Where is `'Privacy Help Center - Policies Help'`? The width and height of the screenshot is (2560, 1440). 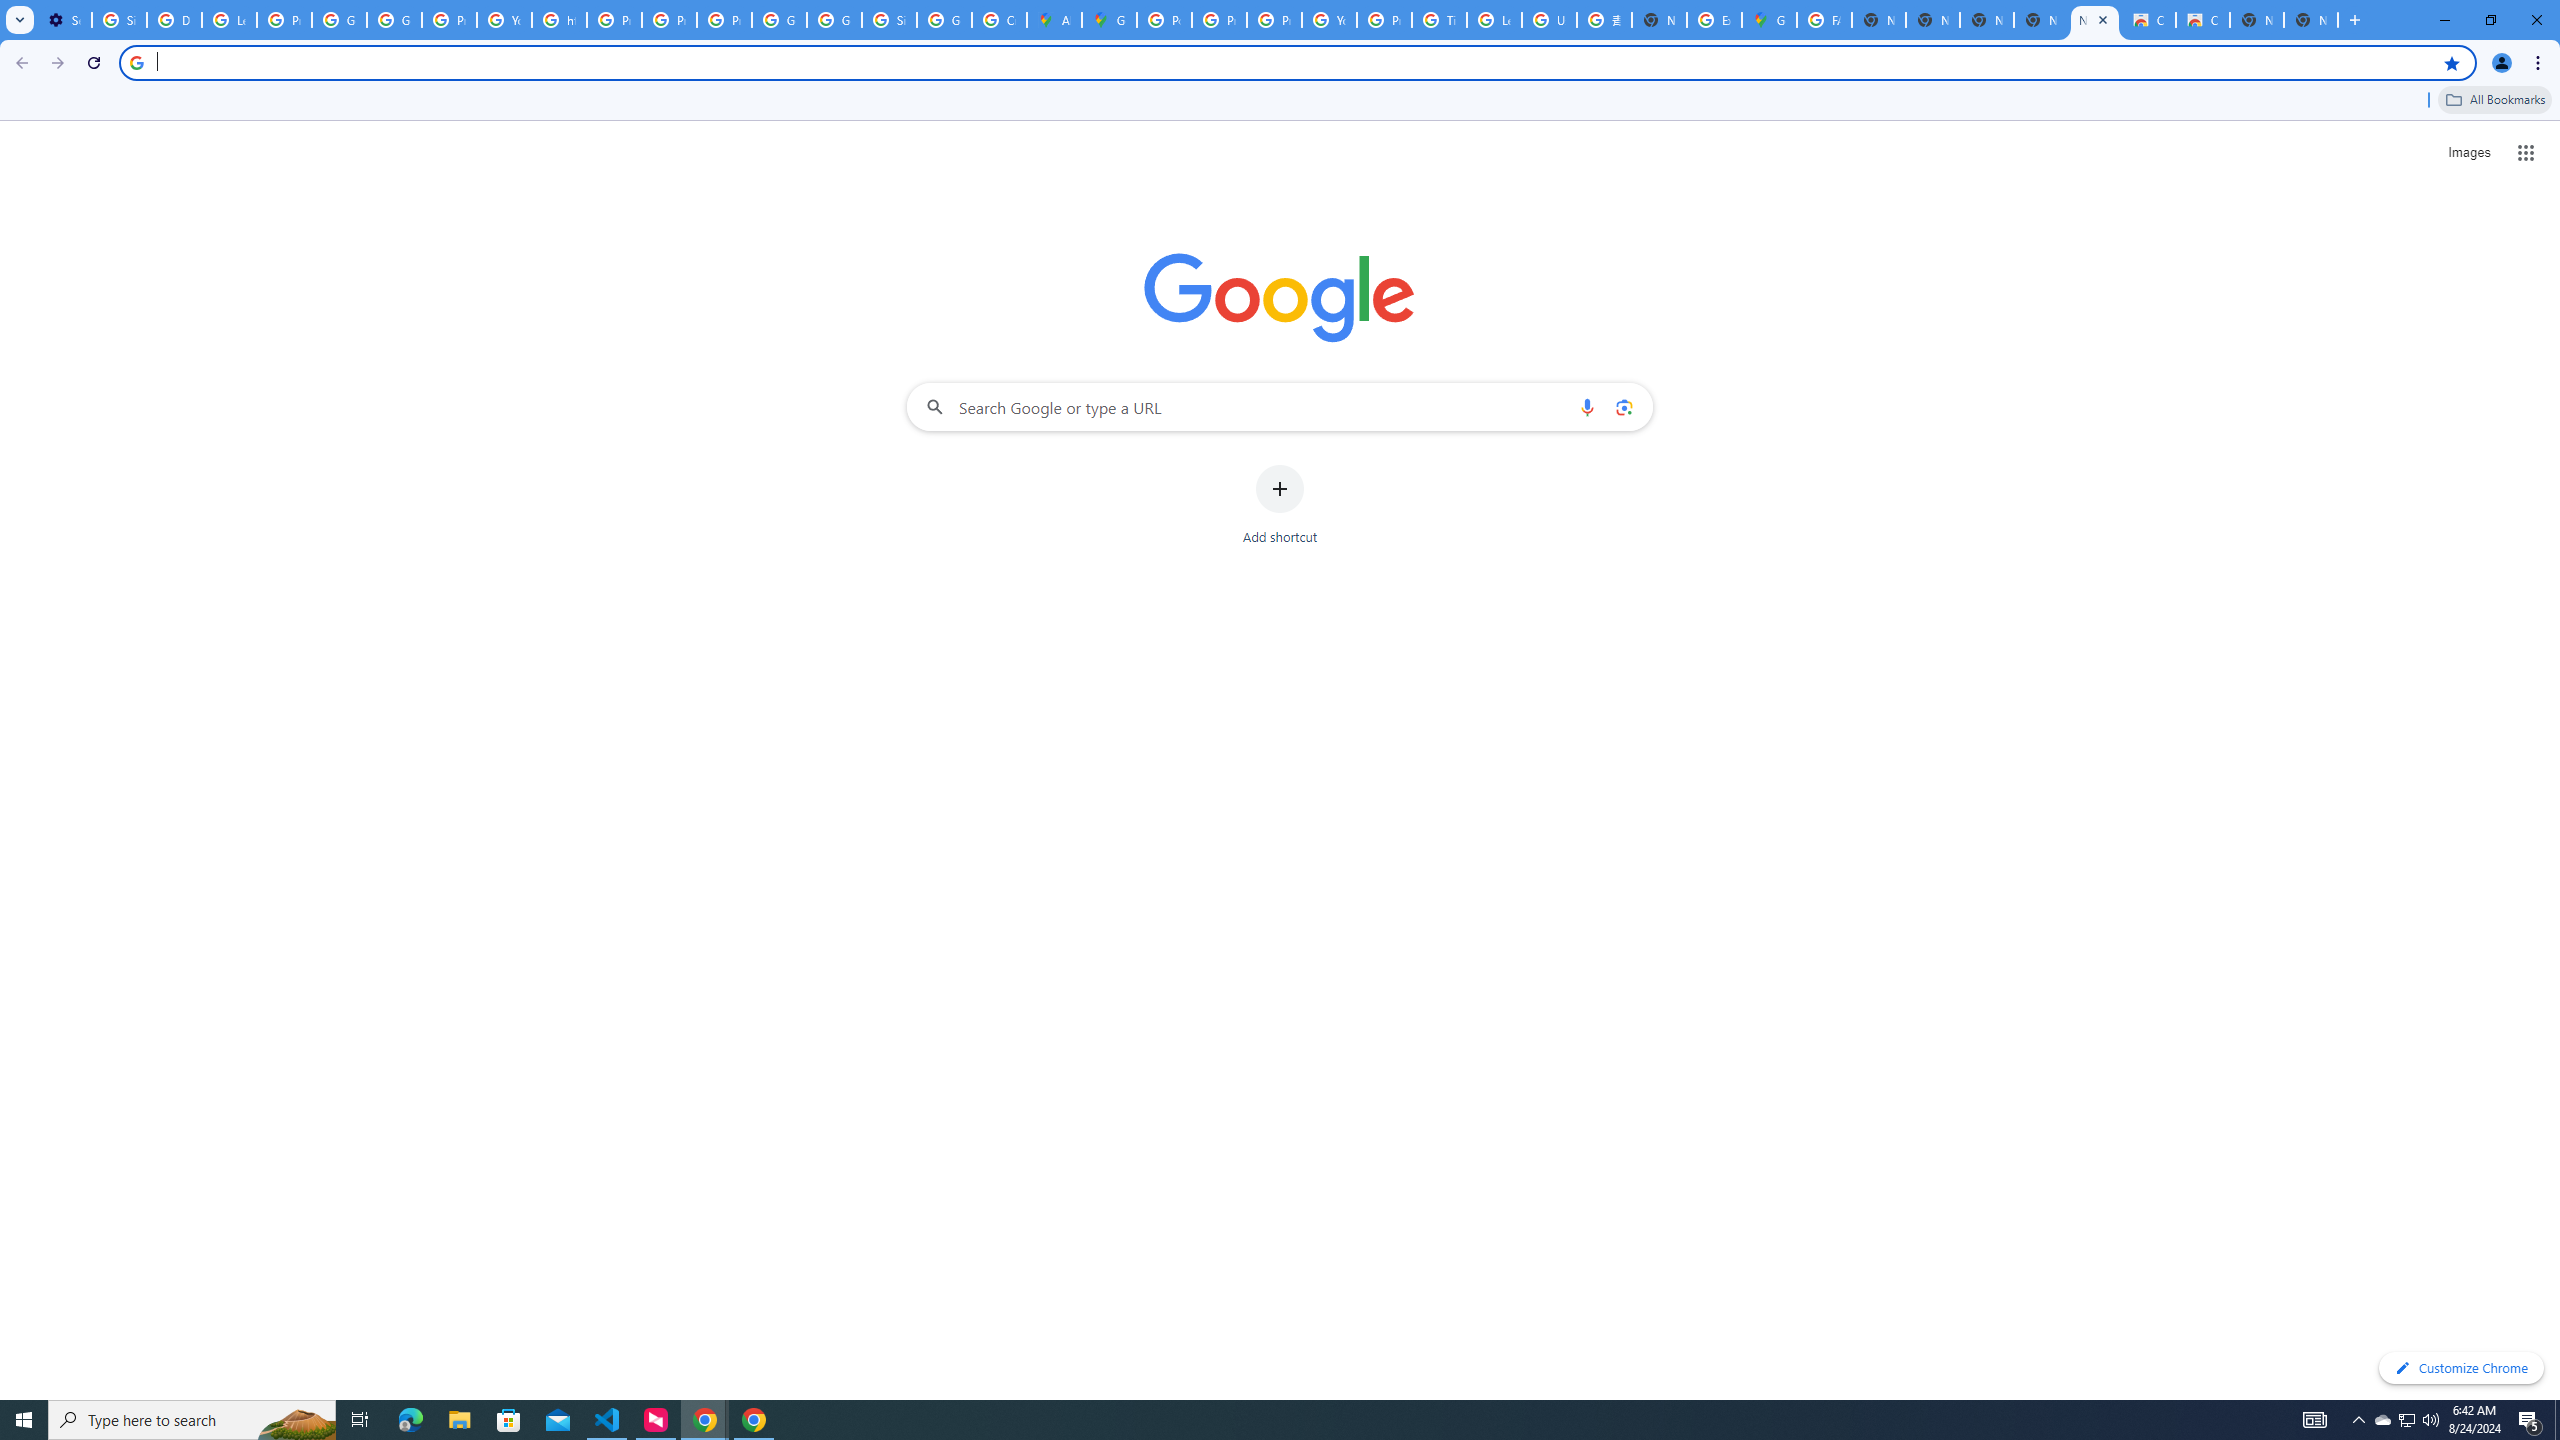
'Privacy Help Center - Policies Help' is located at coordinates (1273, 19).